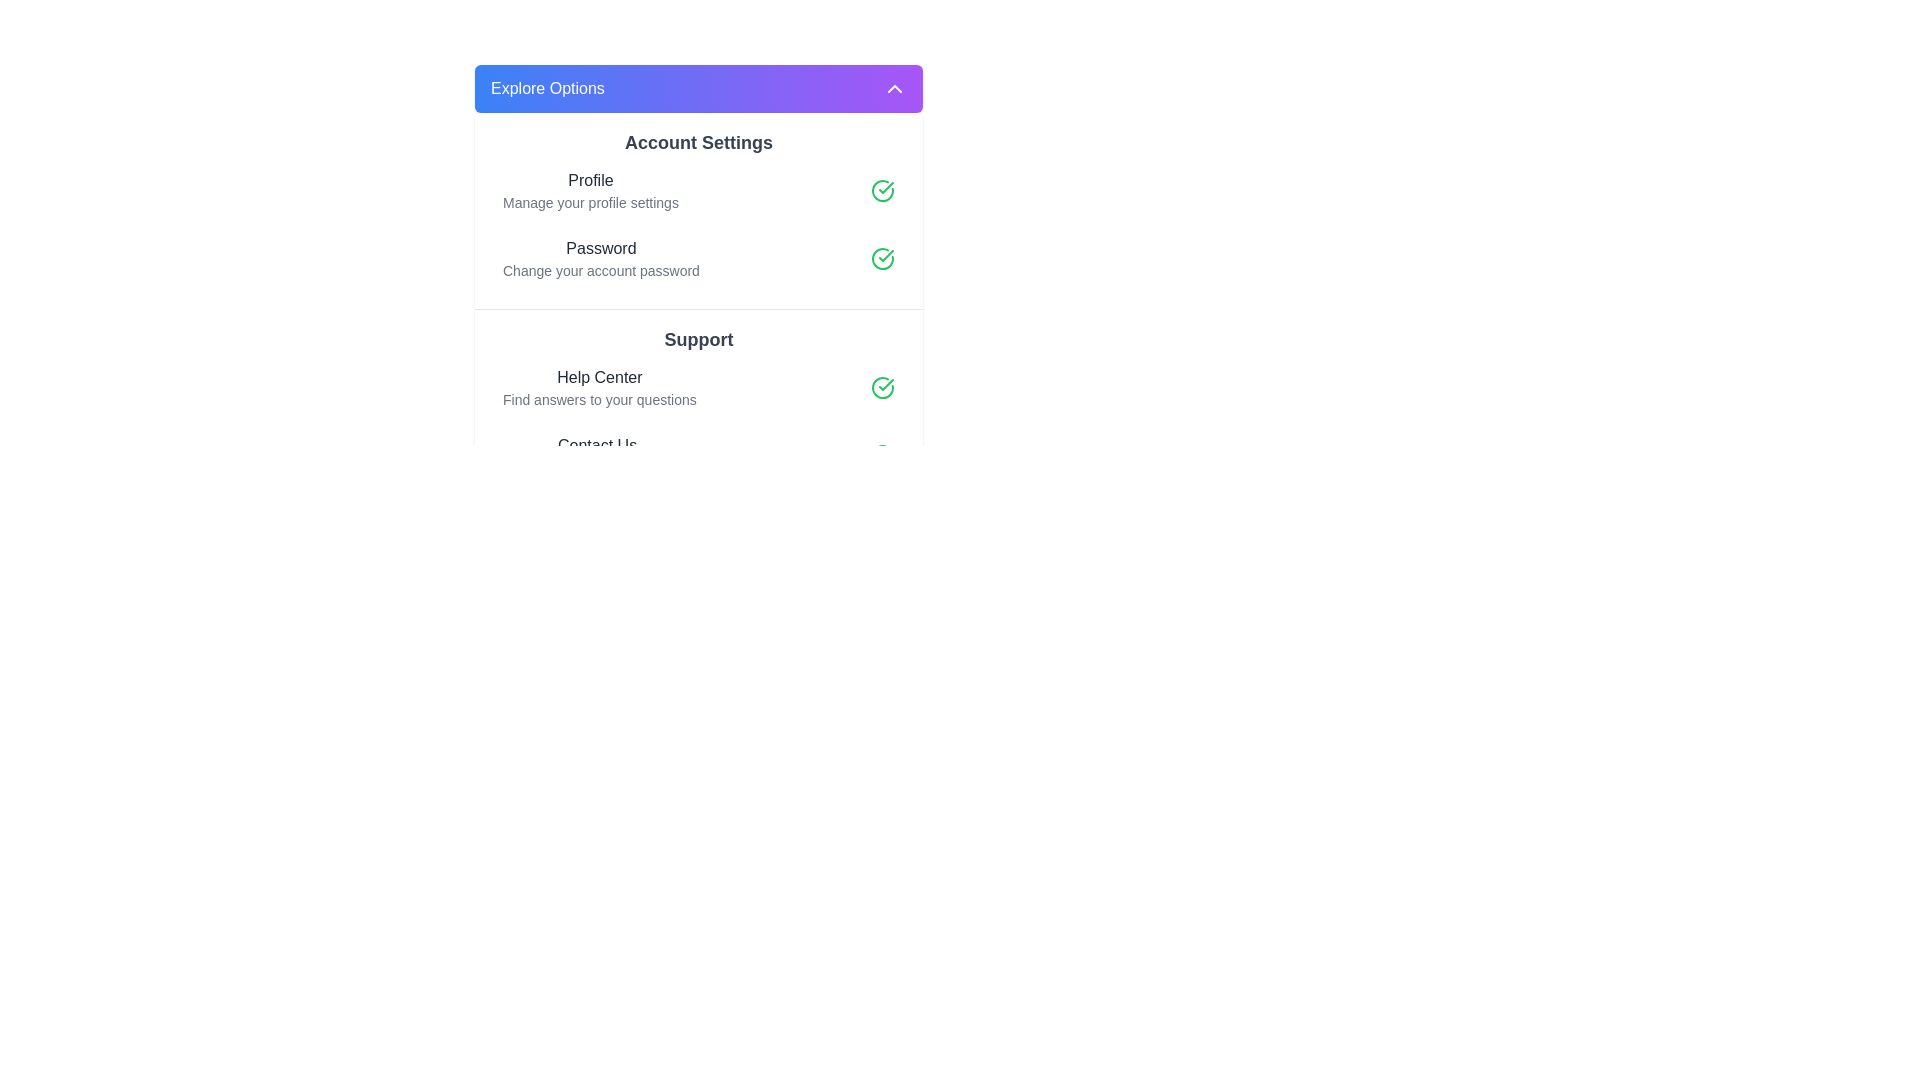  Describe the element at coordinates (699, 338) in the screenshot. I see `the 'Support' Static Text element, which displays the text in a large, bold font with a dark gray color, centered in the support options section` at that location.